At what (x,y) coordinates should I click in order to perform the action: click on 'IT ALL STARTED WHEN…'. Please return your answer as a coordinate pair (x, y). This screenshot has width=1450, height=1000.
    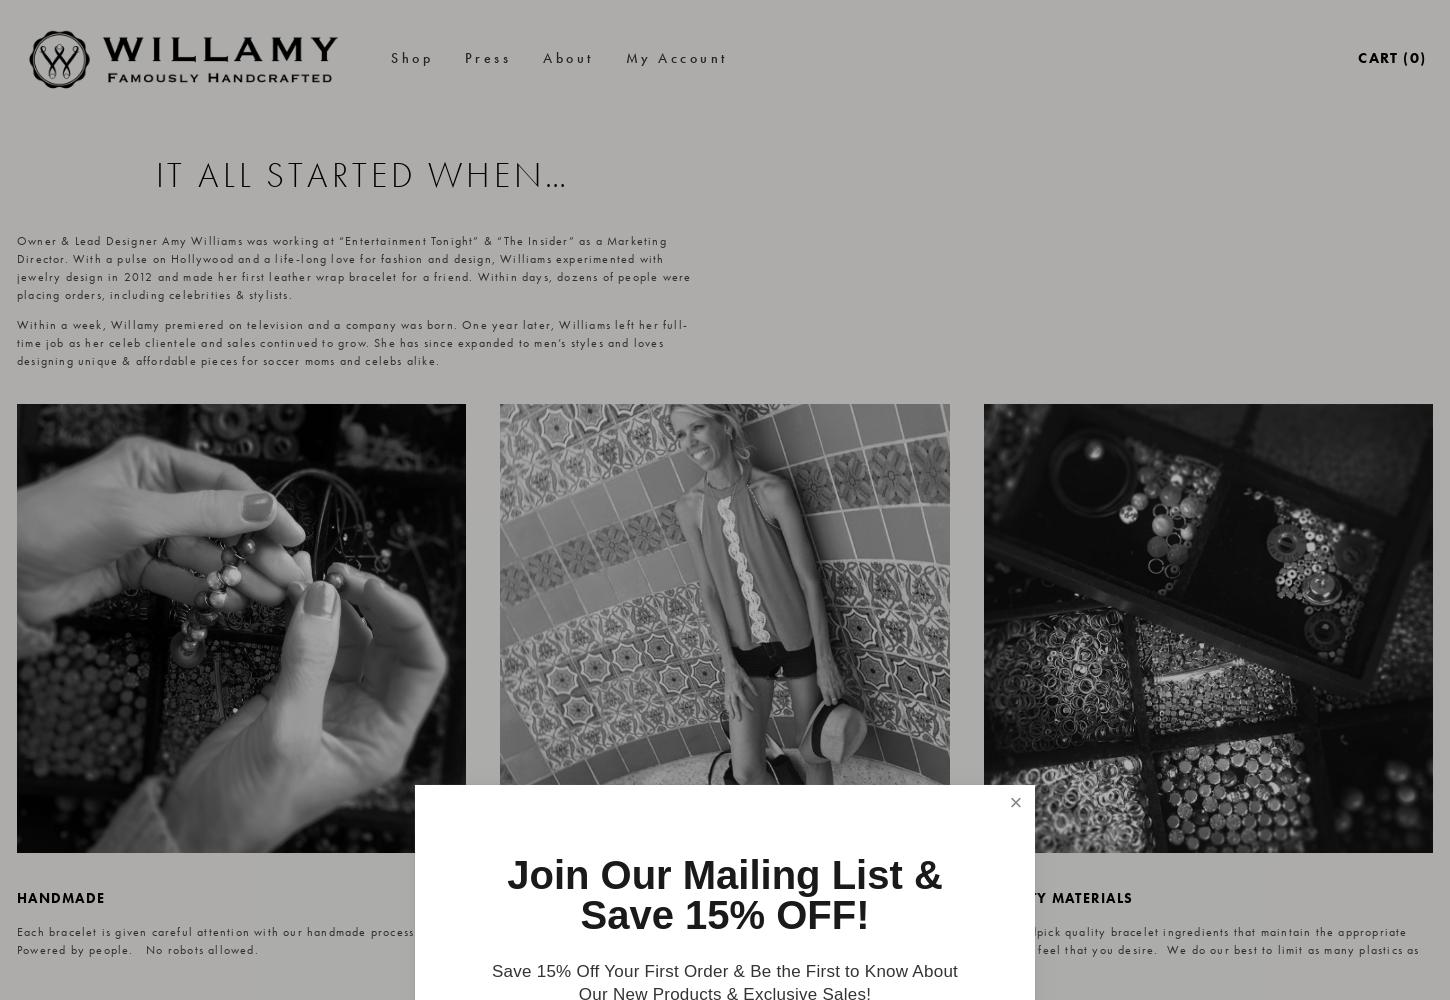
    Looking at the image, I should click on (362, 174).